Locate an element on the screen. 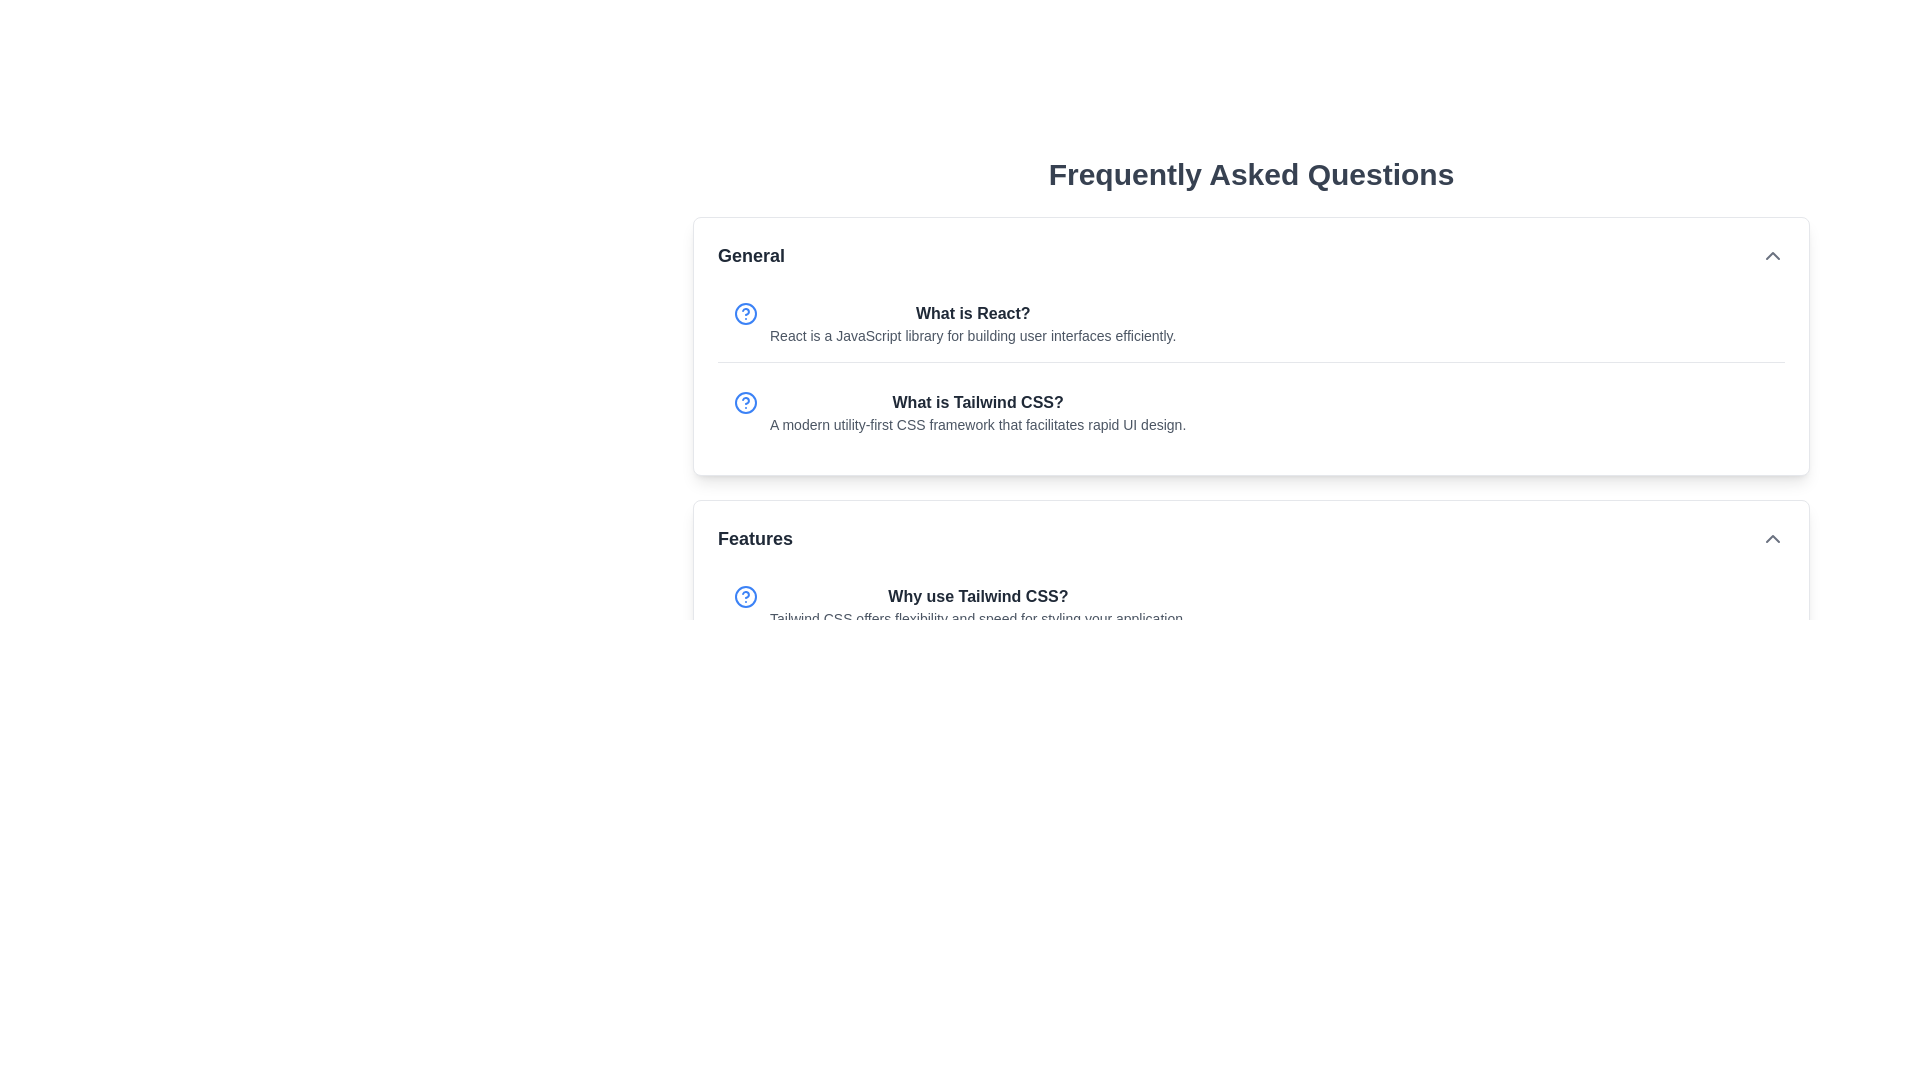 This screenshot has width=1920, height=1080. informational content block titled 'What is Tailwind CSS?' which includes a descriptive paragraph about the CSS framework is located at coordinates (1250, 411).